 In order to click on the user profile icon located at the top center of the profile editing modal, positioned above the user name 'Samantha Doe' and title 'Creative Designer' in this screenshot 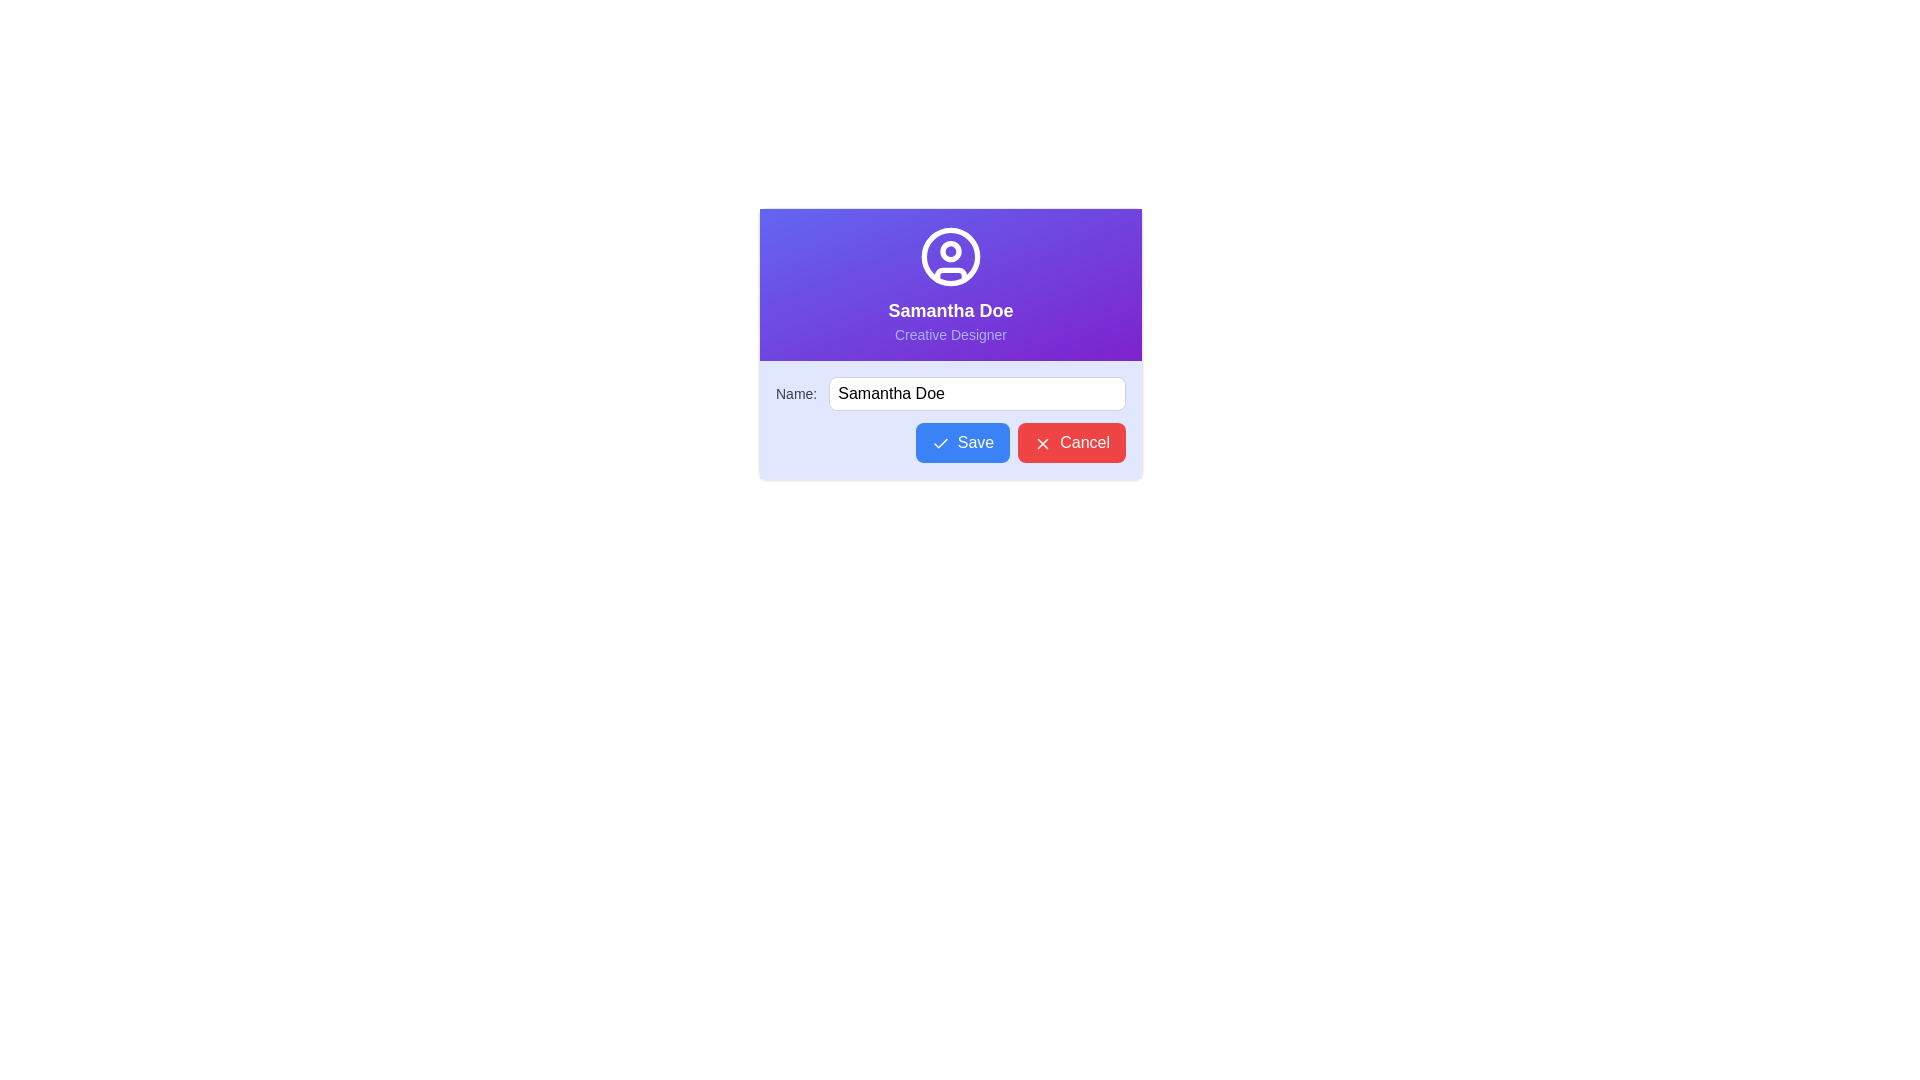, I will do `click(949, 256)`.